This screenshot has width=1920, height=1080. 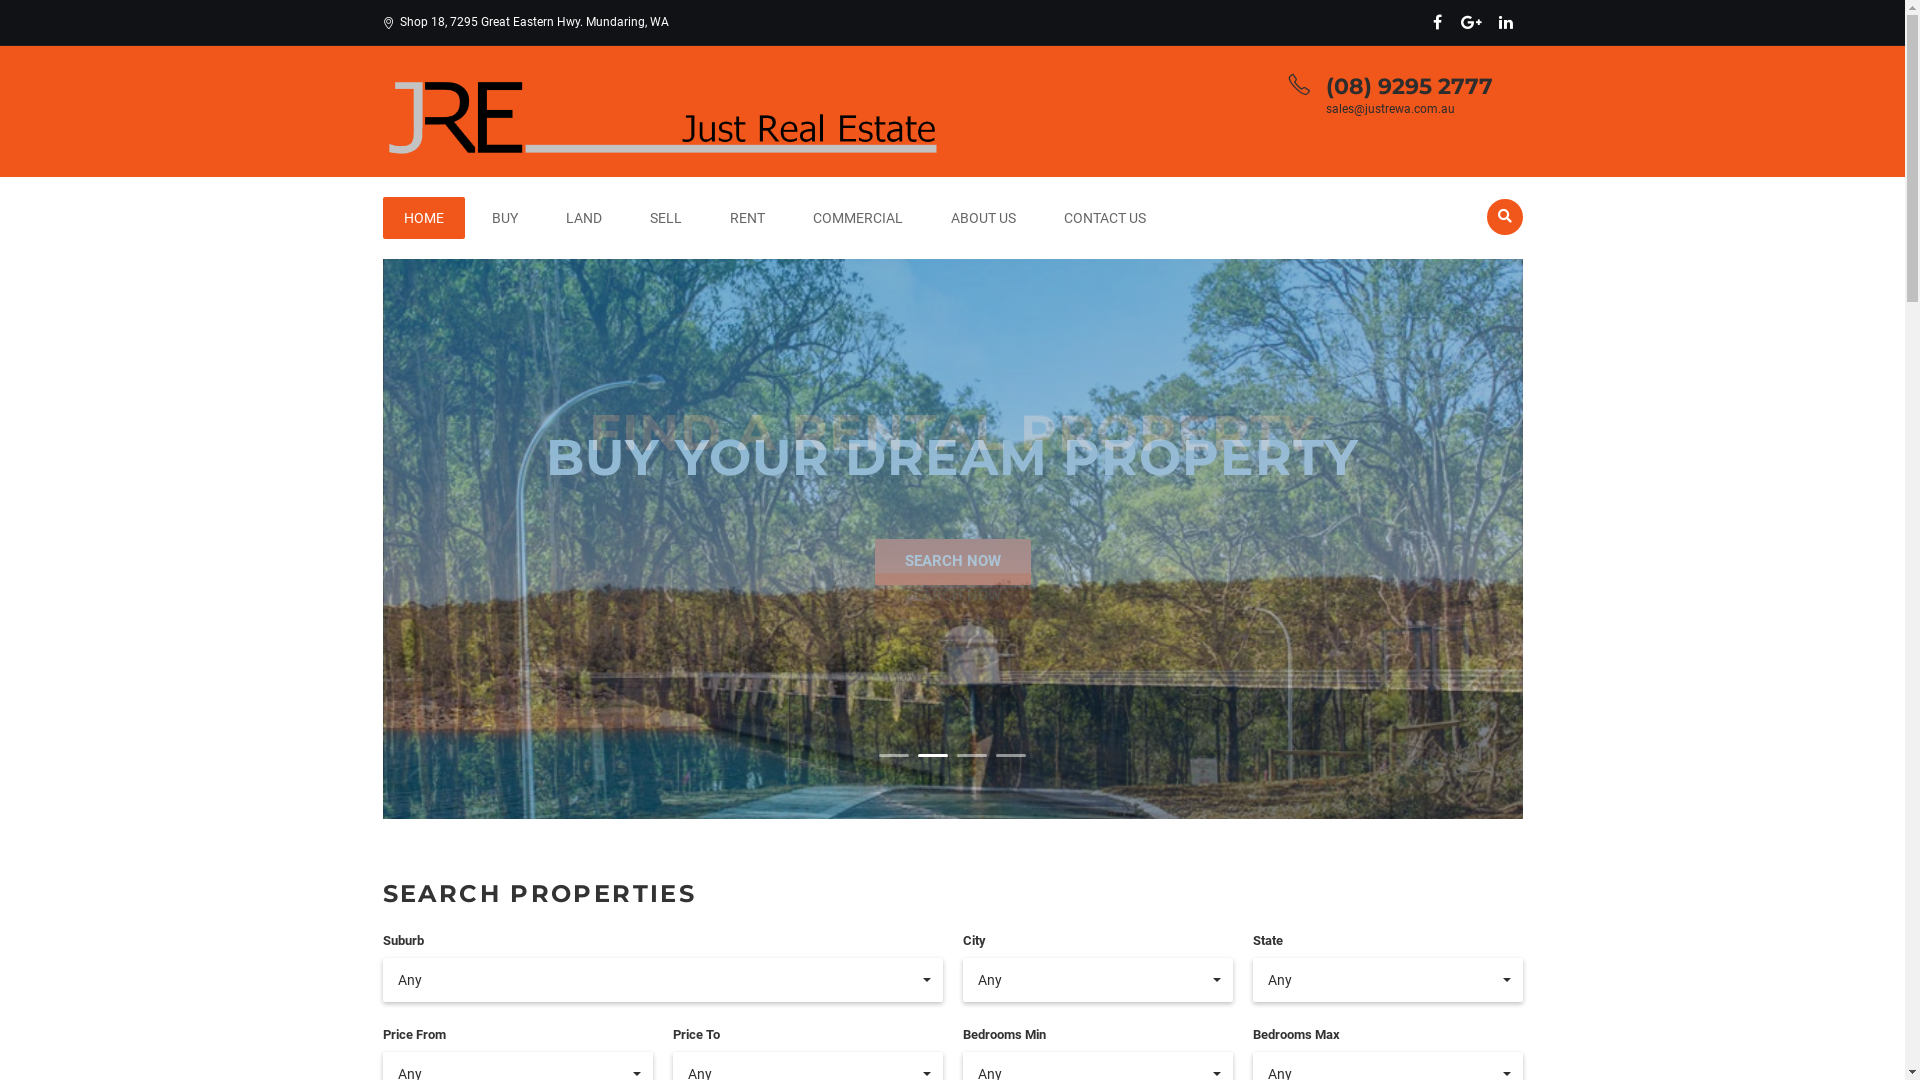 What do you see at coordinates (708, 218) in the screenshot?
I see `'RENT'` at bounding box center [708, 218].